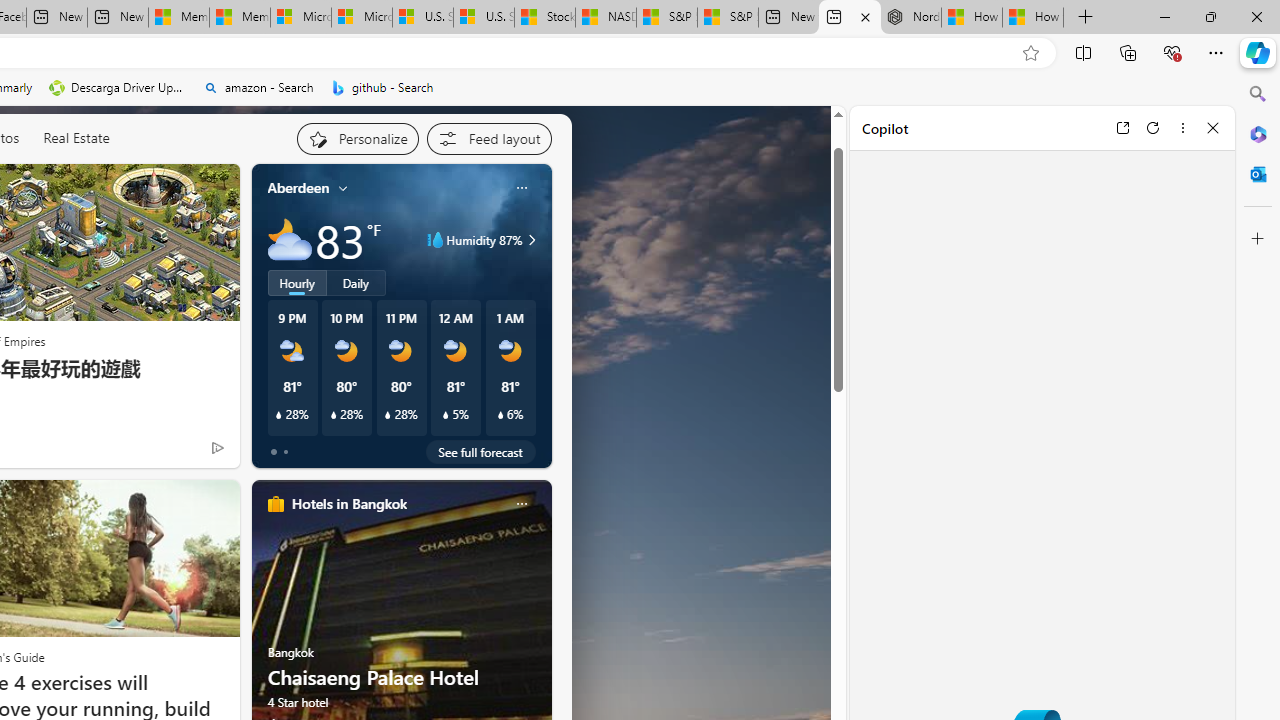  What do you see at coordinates (1033, 17) in the screenshot?
I see `'How to Use a Monitor With Your Closed Laptop'` at bounding box center [1033, 17].